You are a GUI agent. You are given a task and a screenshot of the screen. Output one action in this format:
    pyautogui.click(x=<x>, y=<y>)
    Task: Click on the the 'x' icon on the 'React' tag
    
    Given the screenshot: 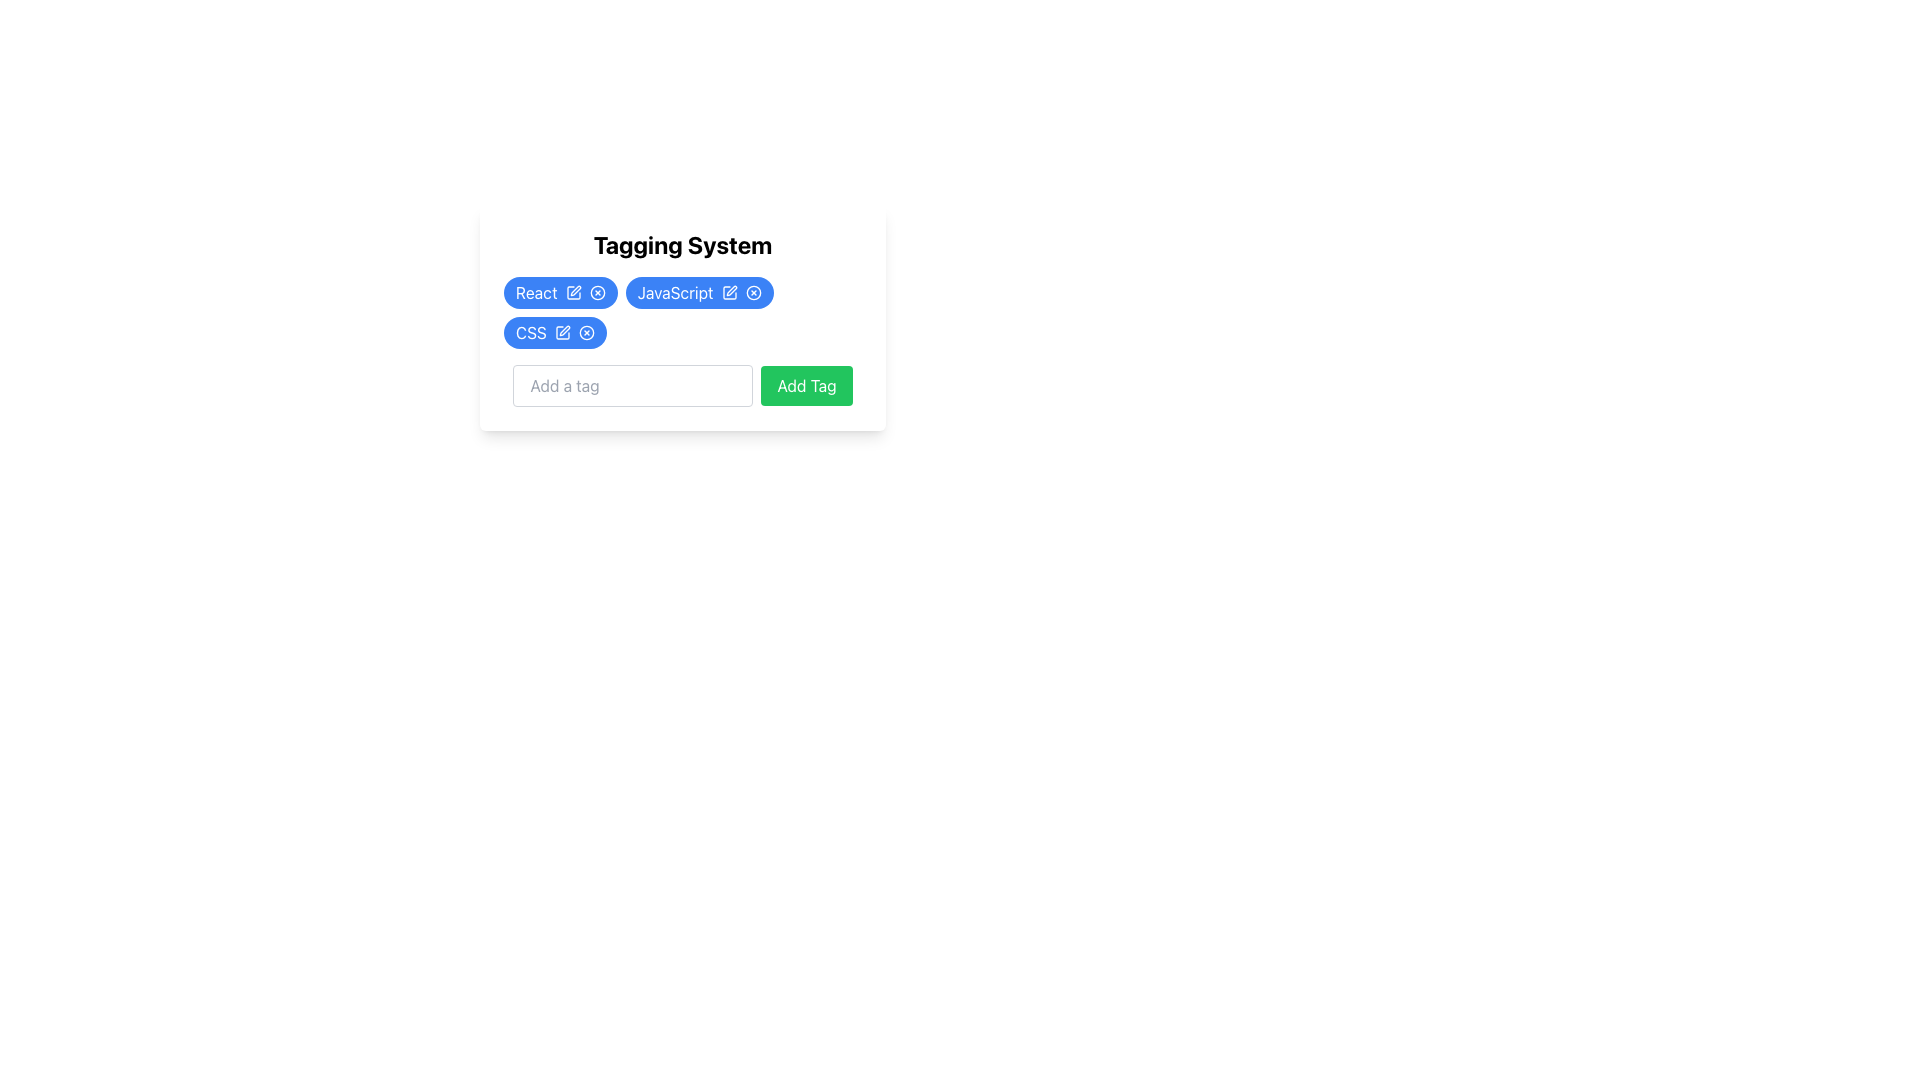 What is the action you would take?
    pyautogui.click(x=560, y=293)
    